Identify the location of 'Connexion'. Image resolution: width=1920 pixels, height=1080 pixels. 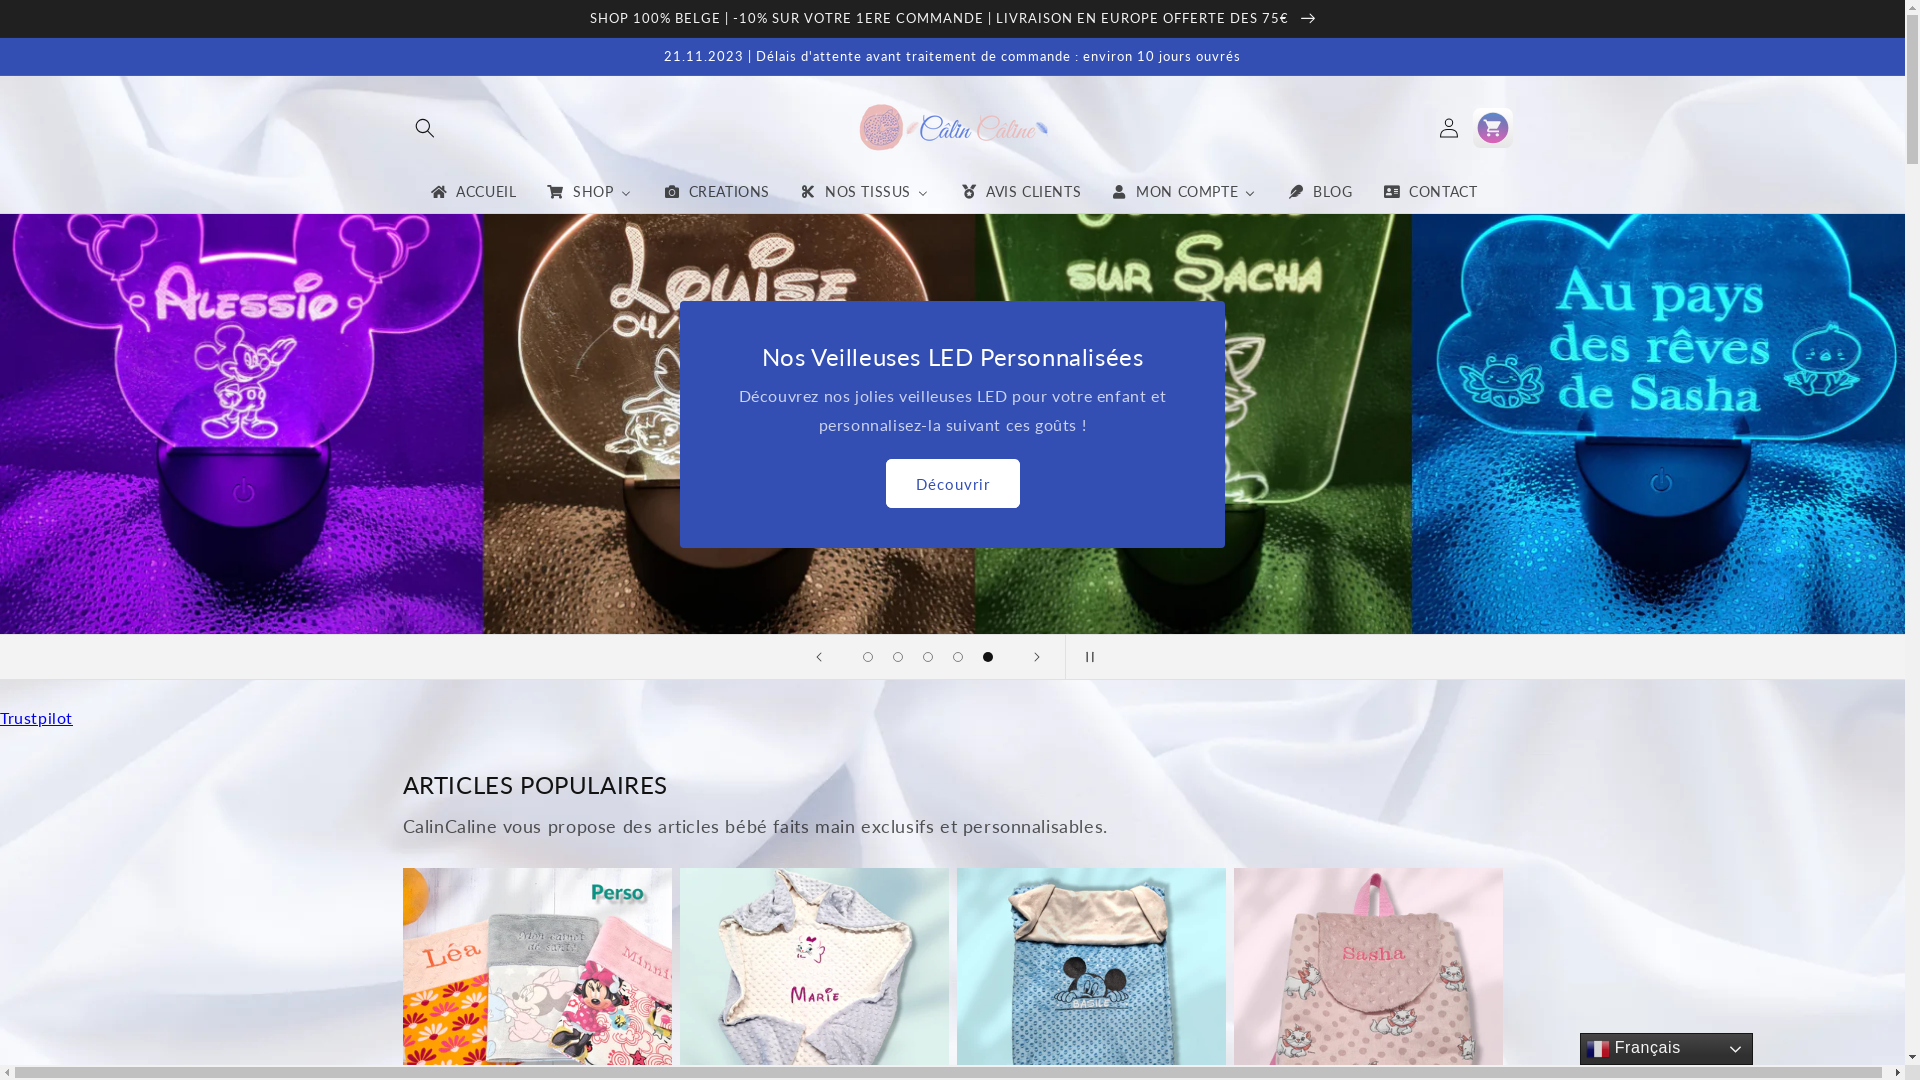
(1448, 127).